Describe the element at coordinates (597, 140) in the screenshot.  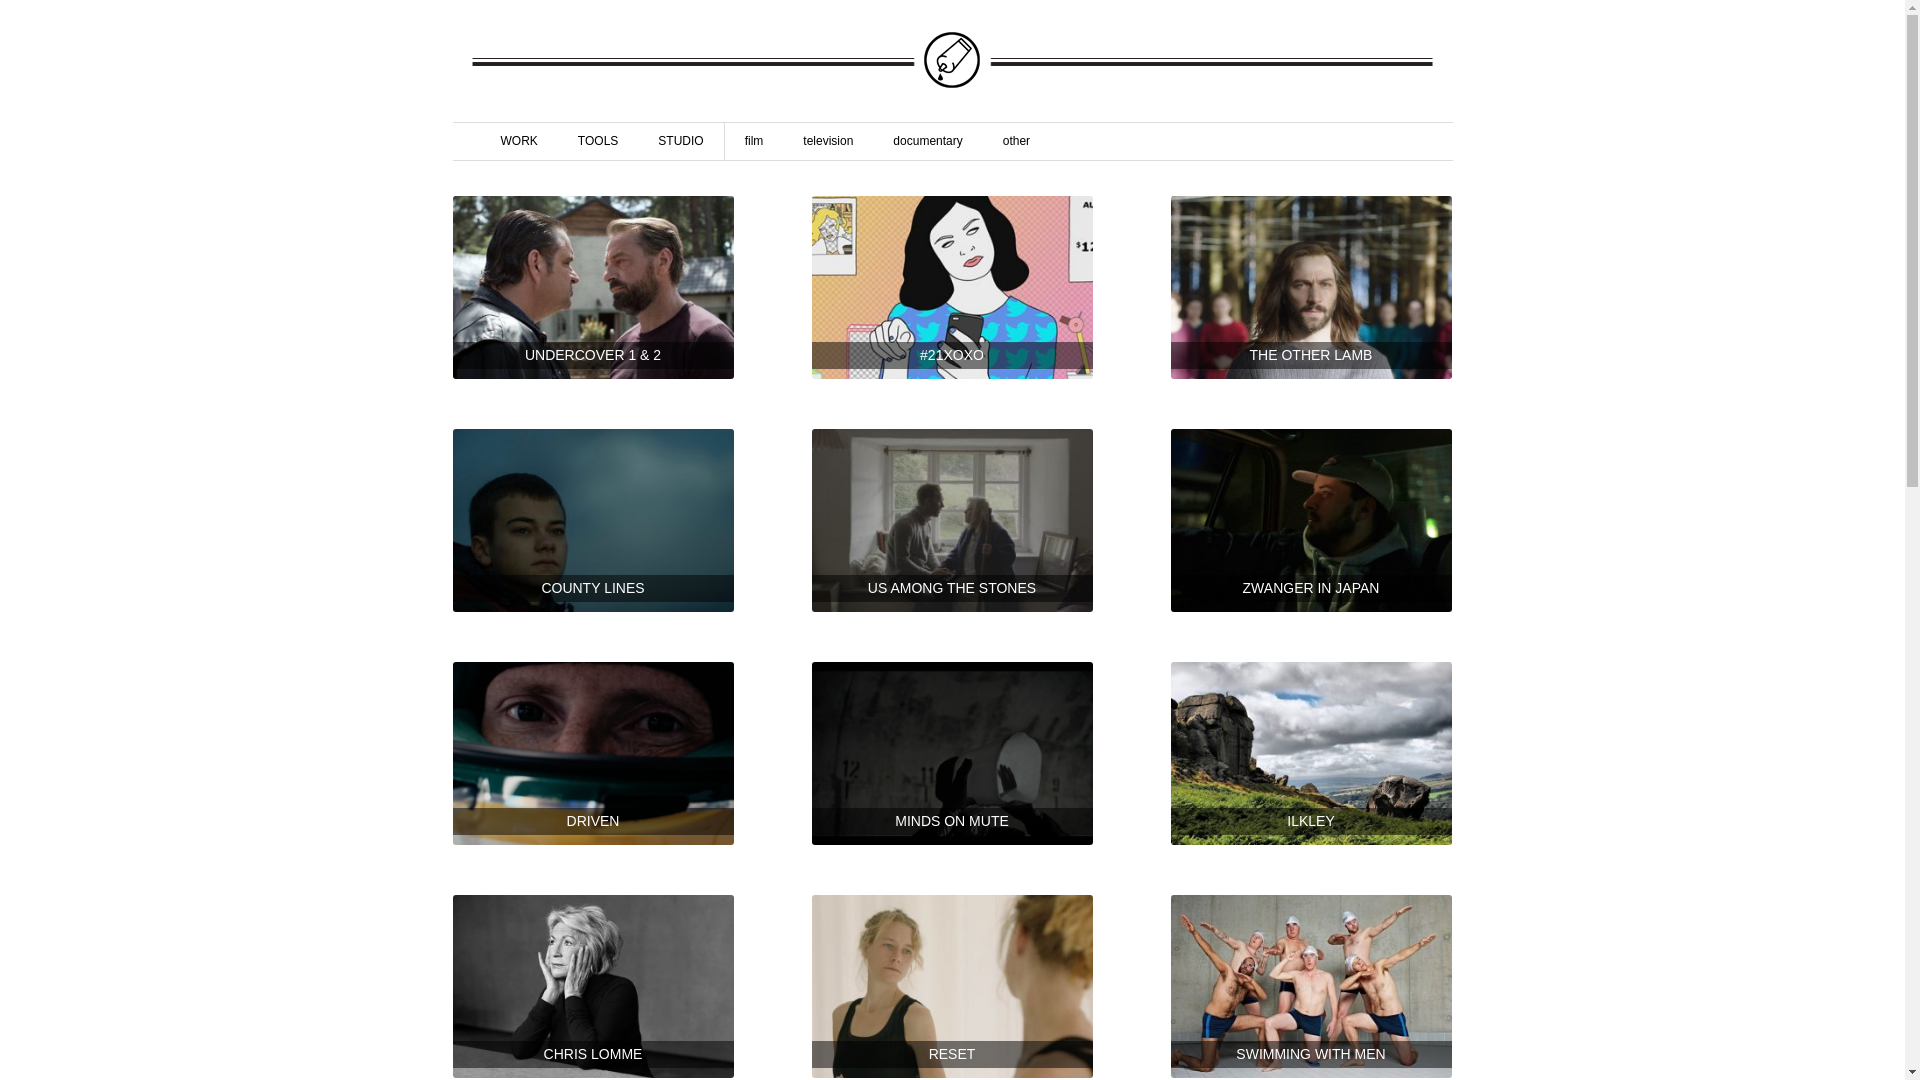
I see `'TOOLS'` at that location.